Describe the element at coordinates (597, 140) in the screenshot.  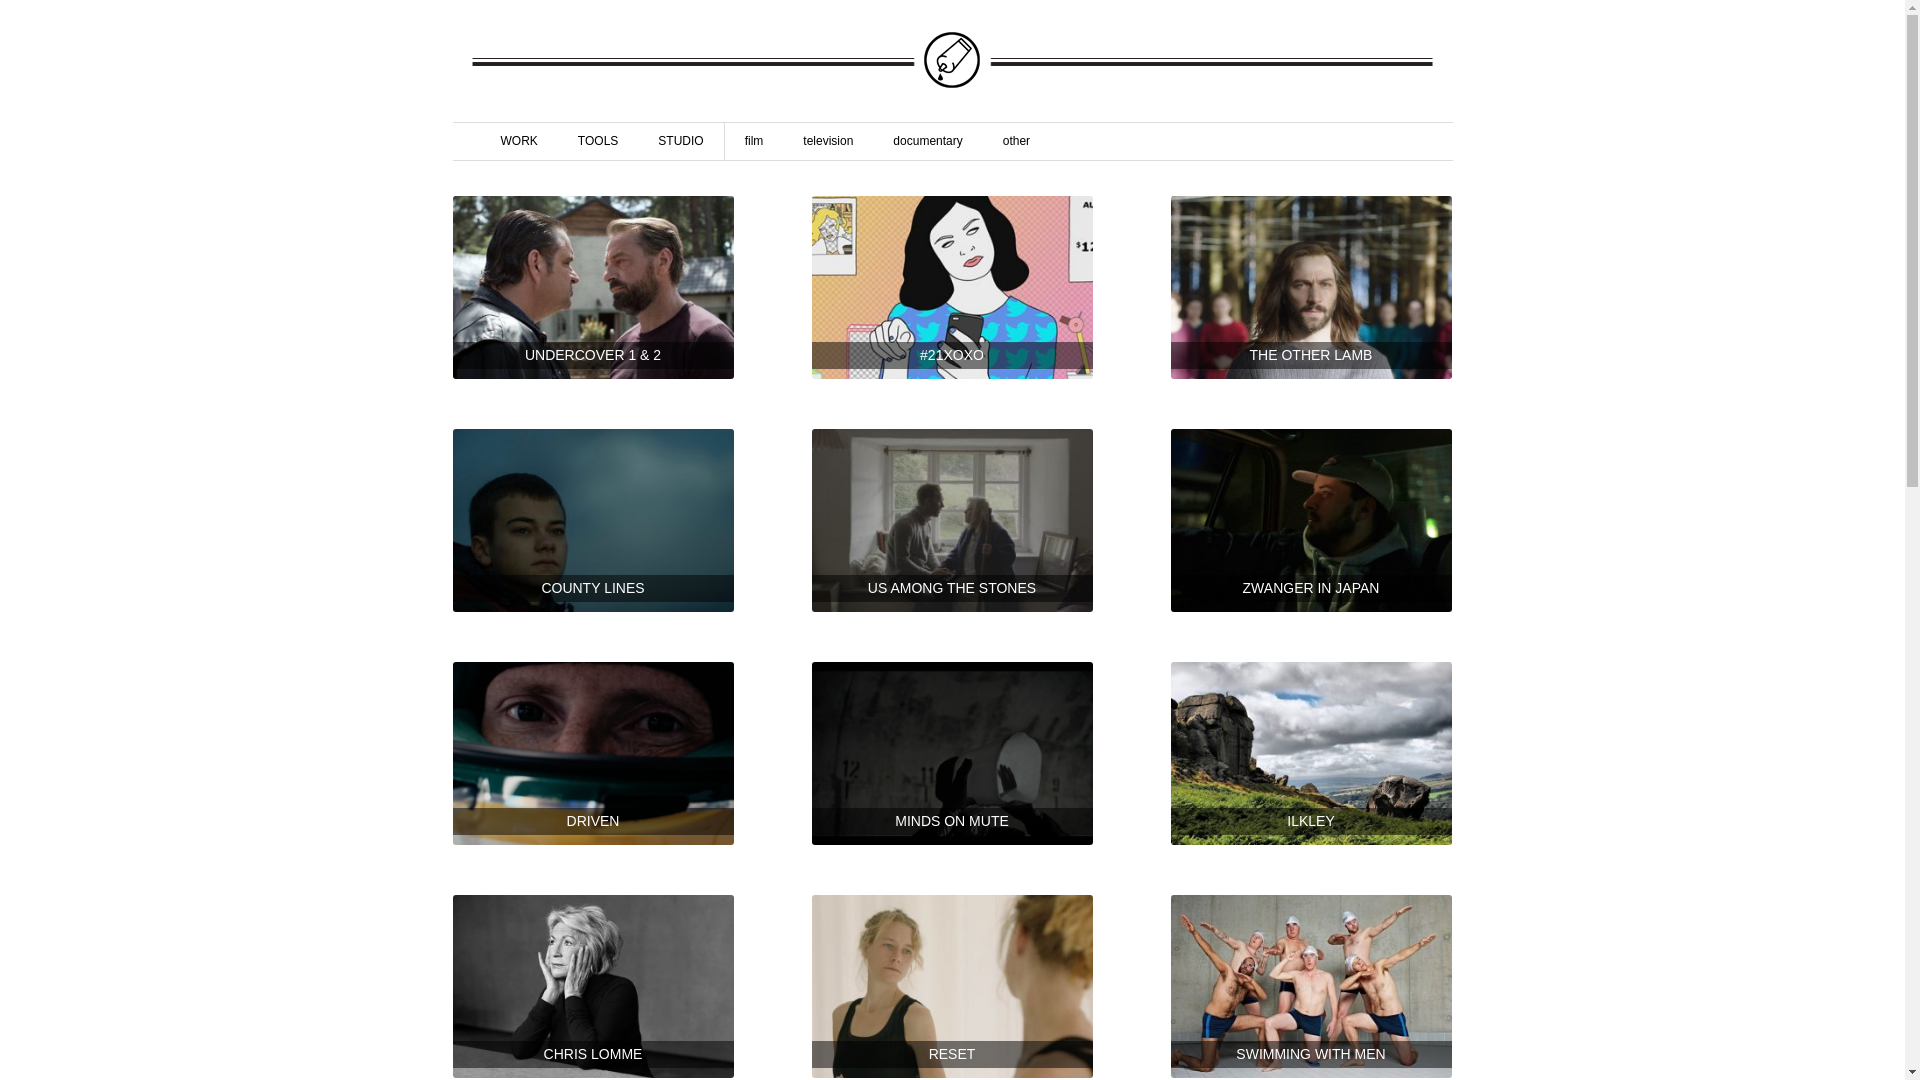
I see `'TOOLS'` at that location.